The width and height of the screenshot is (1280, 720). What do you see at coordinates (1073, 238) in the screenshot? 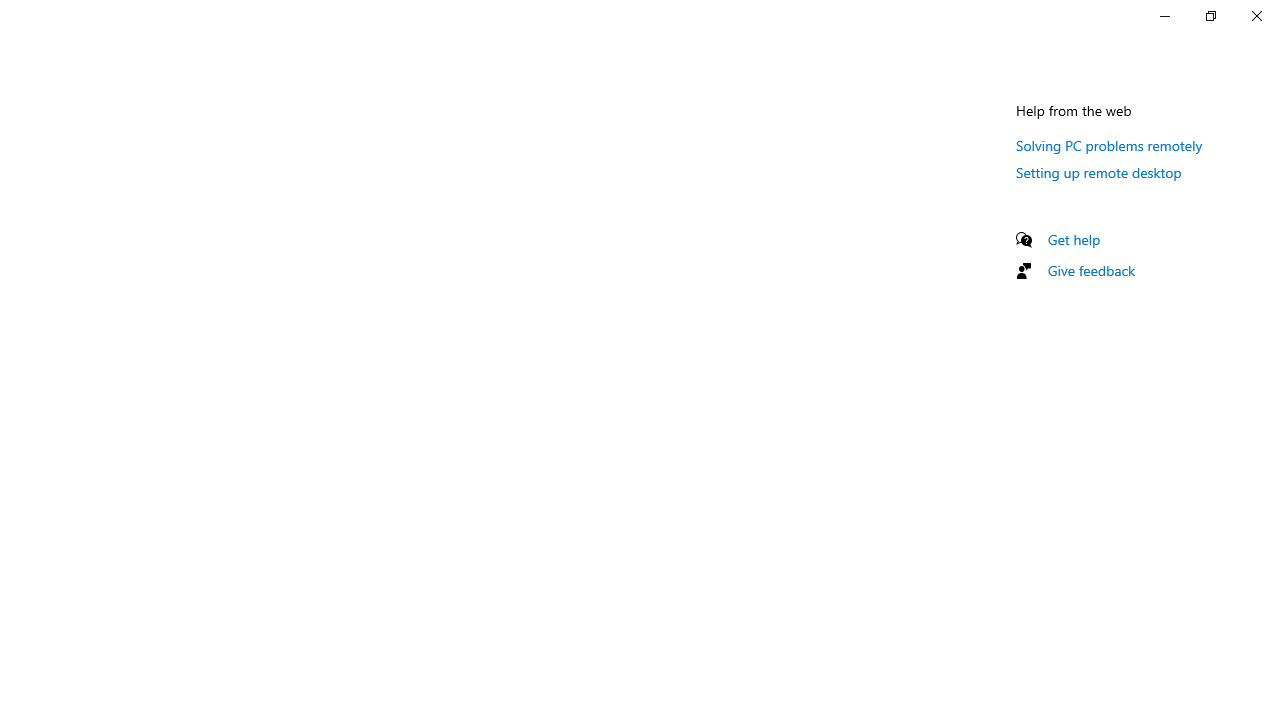
I see `'Get help'` at bounding box center [1073, 238].